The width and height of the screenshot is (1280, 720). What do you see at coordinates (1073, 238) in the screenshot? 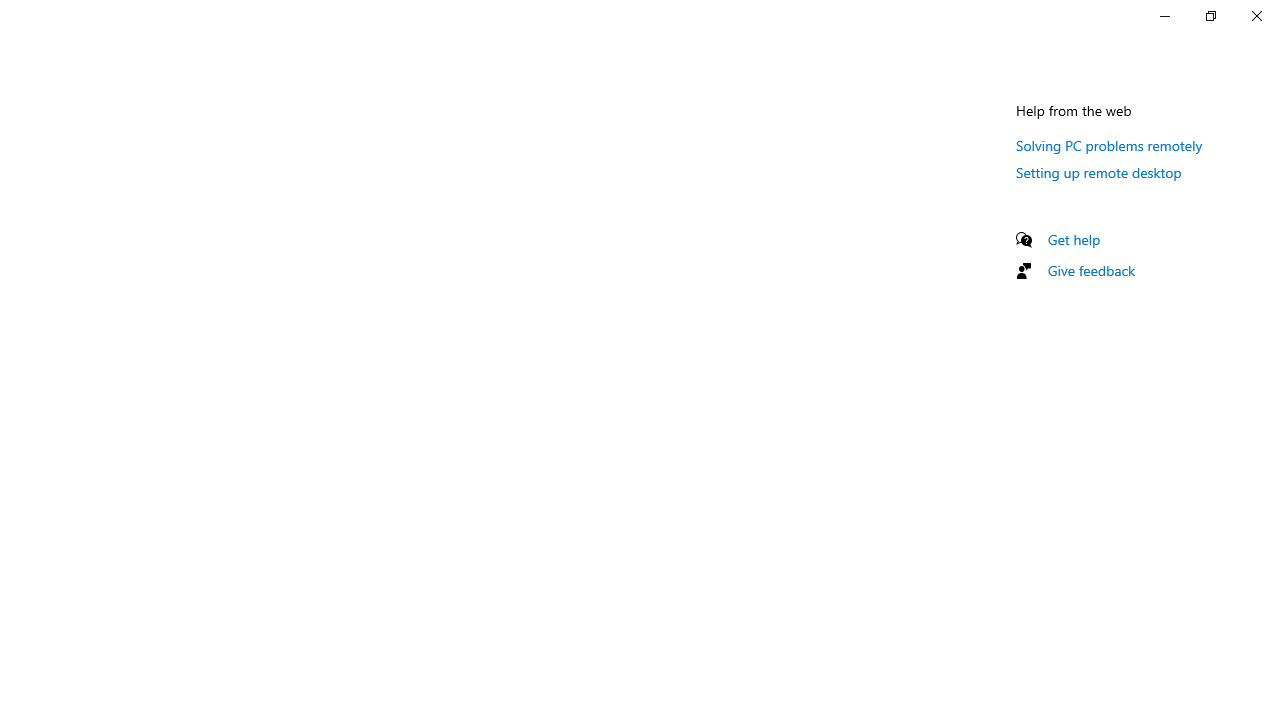
I see `'Get help'` at bounding box center [1073, 238].